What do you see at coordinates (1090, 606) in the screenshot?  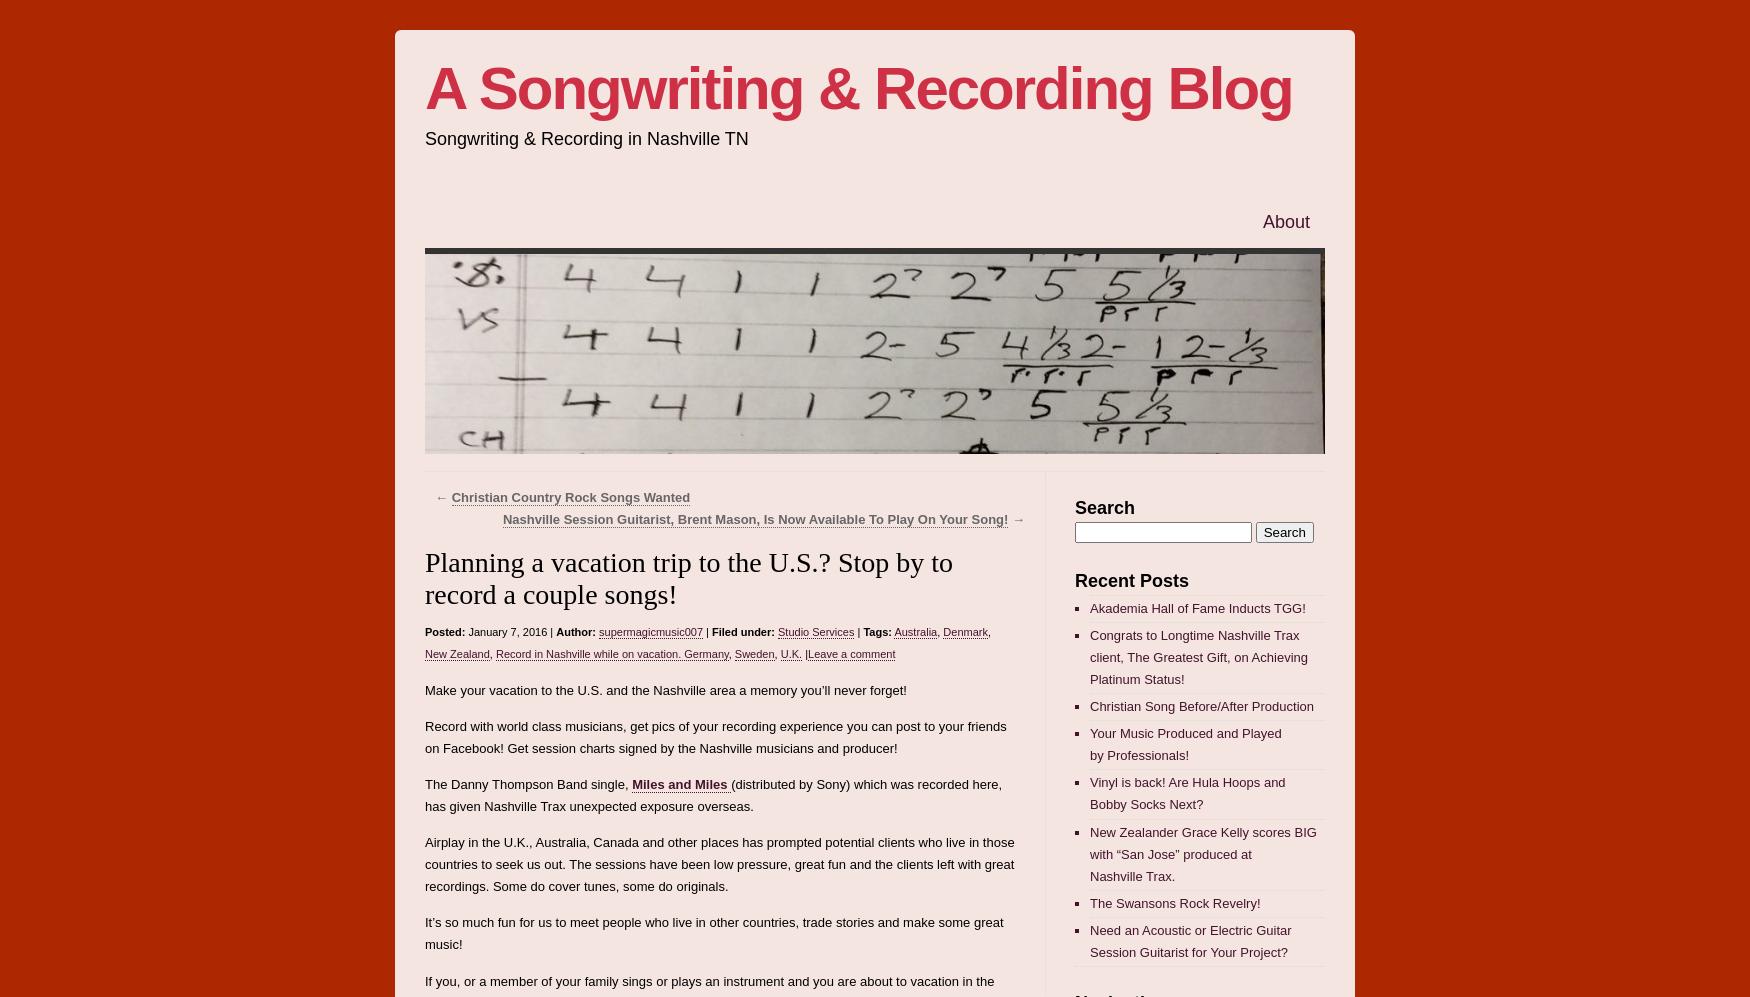 I see `'Akademia Hall of Fame Inducts TGG!'` at bounding box center [1090, 606].